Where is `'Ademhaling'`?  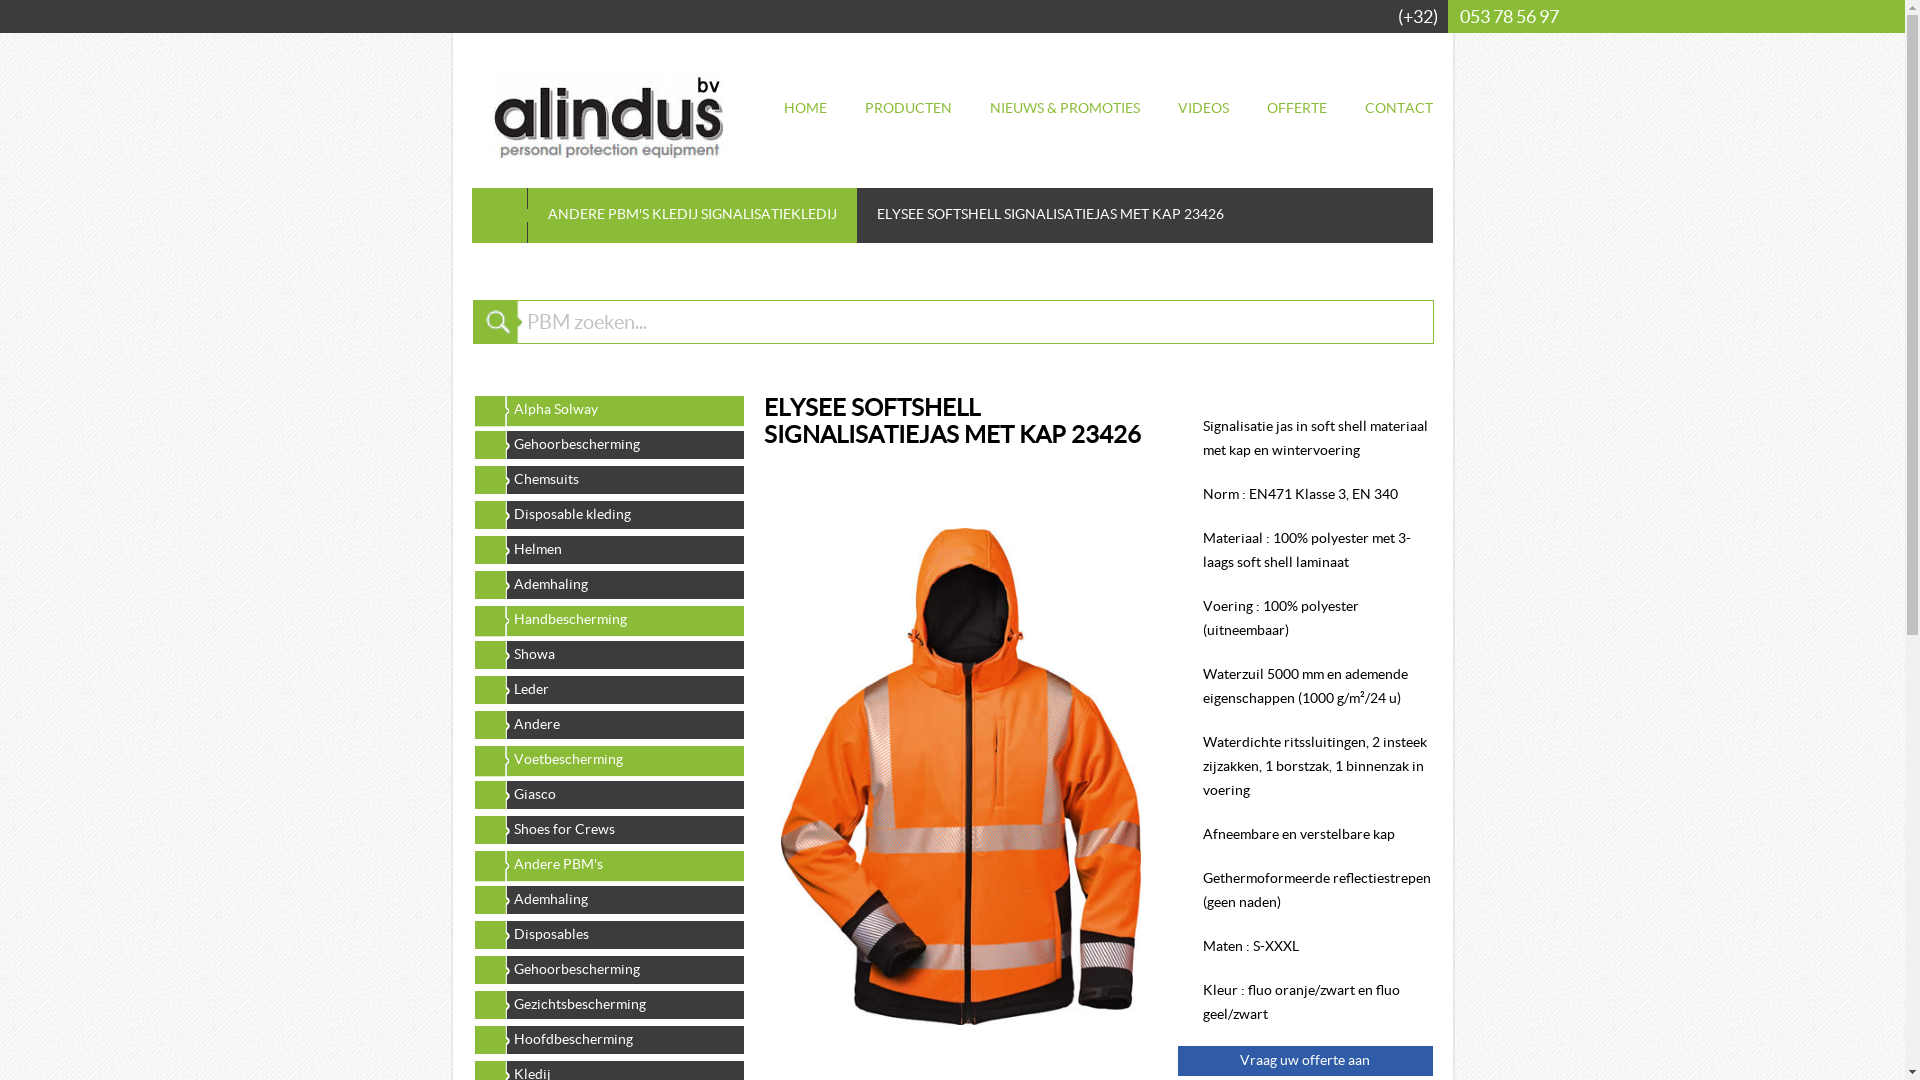
'Ademhaling' is located at coordinates (606, 583).